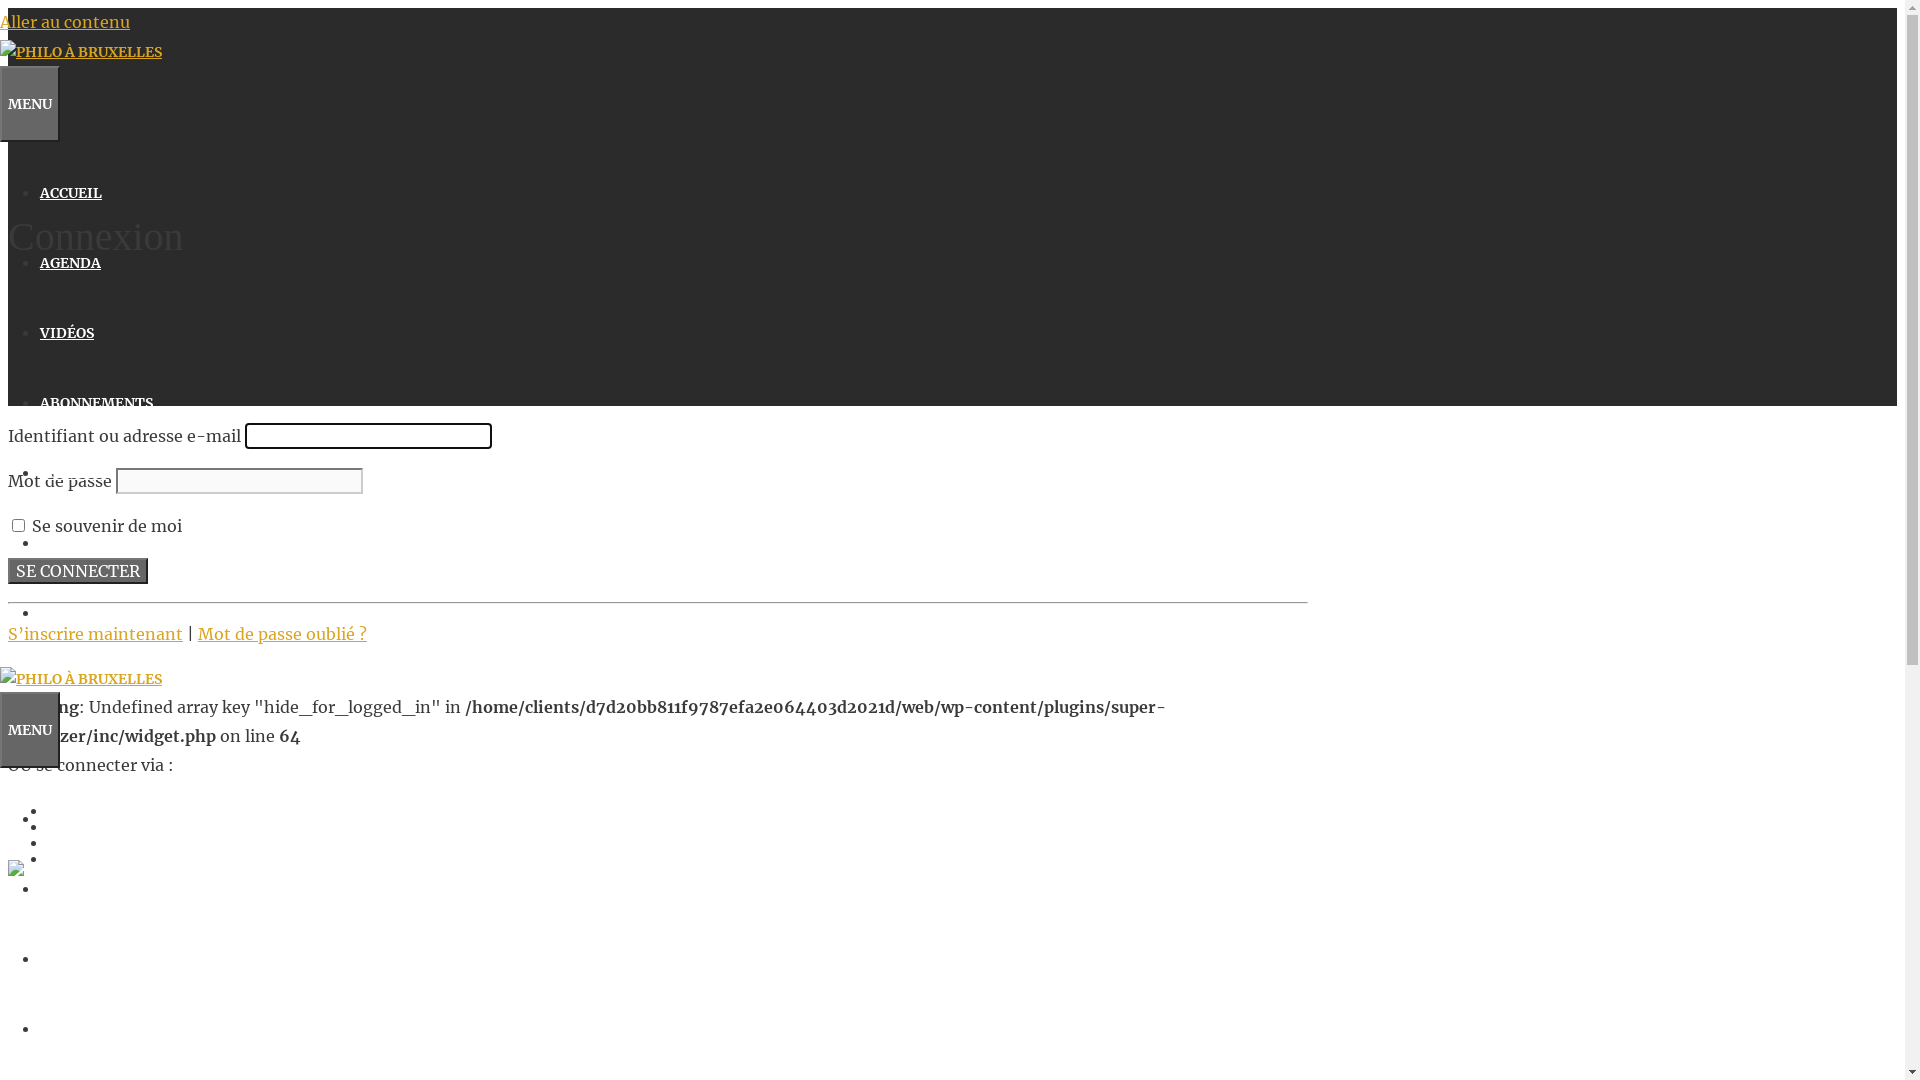  I want to click on 'MENU', so click(29, 104).